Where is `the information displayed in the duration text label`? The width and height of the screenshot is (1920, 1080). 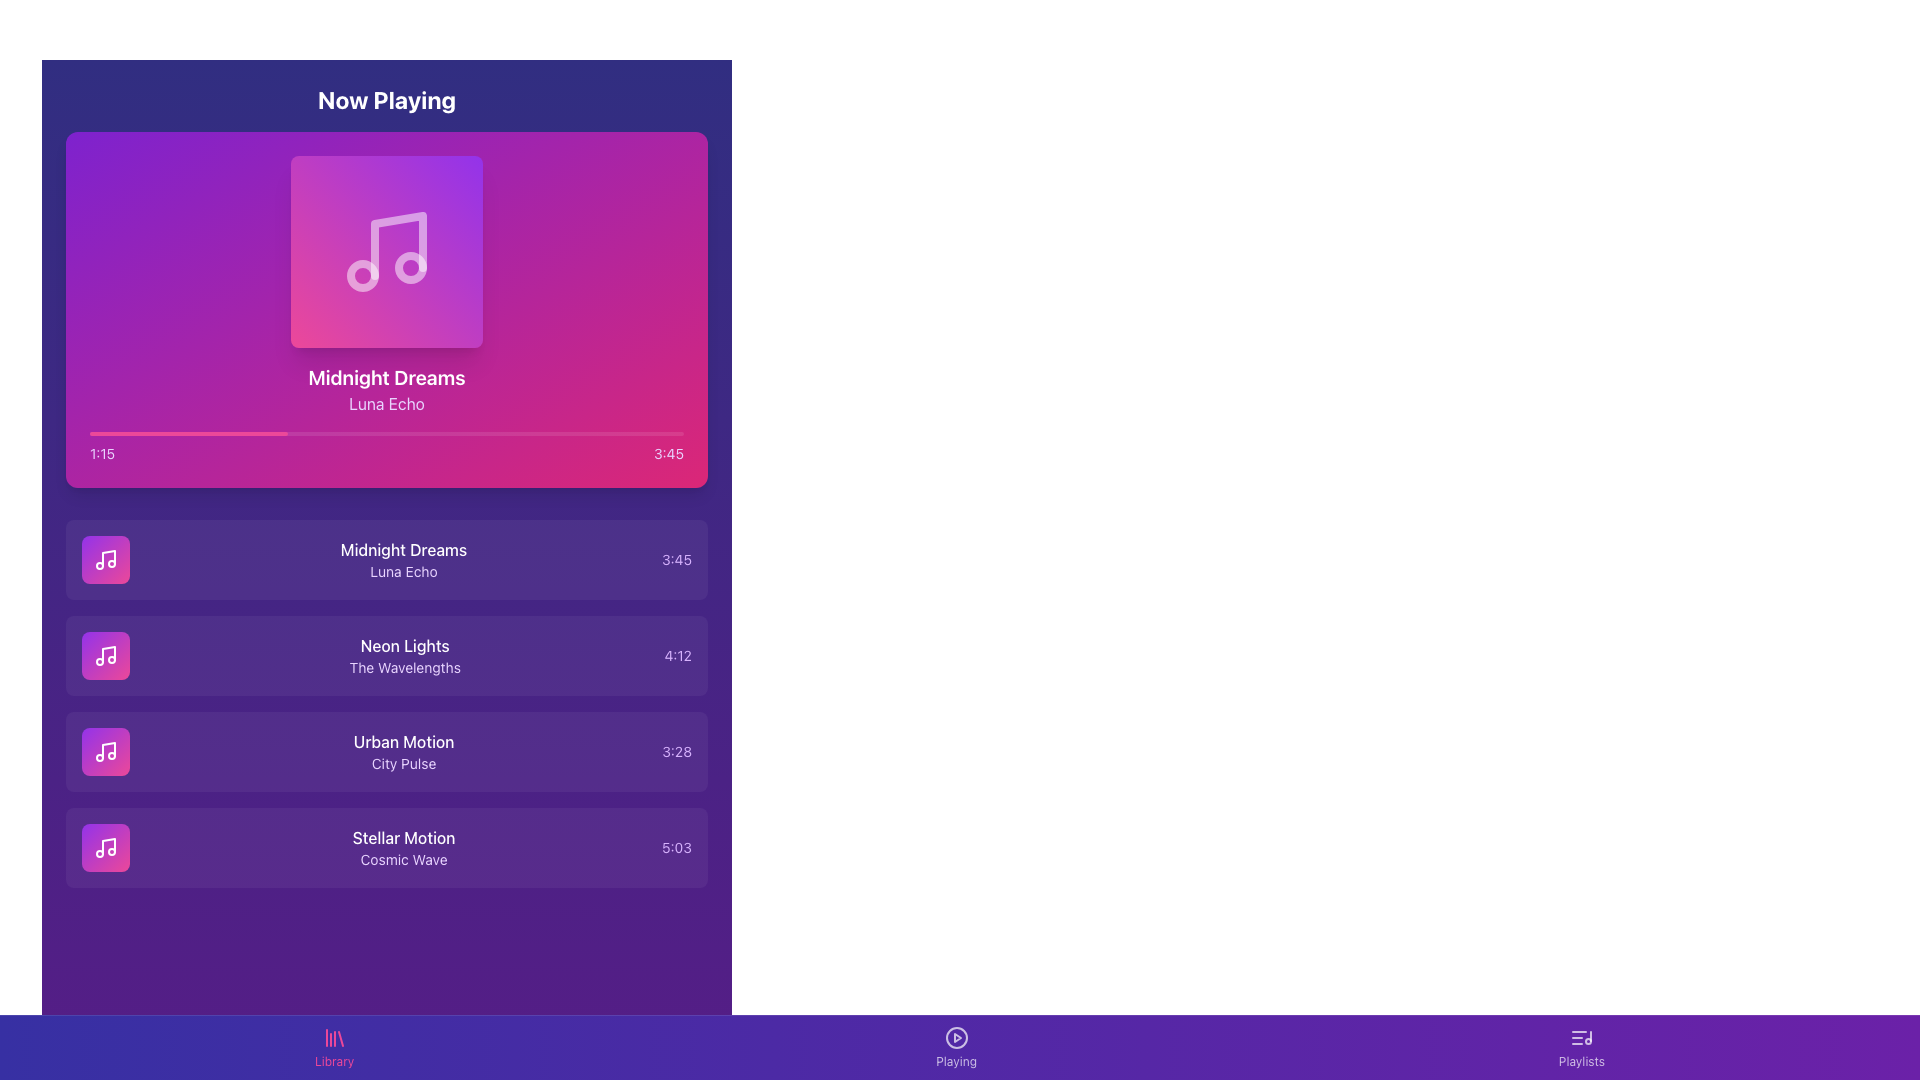 the information displayed in the duration text label is located at coordinates (677, 848).